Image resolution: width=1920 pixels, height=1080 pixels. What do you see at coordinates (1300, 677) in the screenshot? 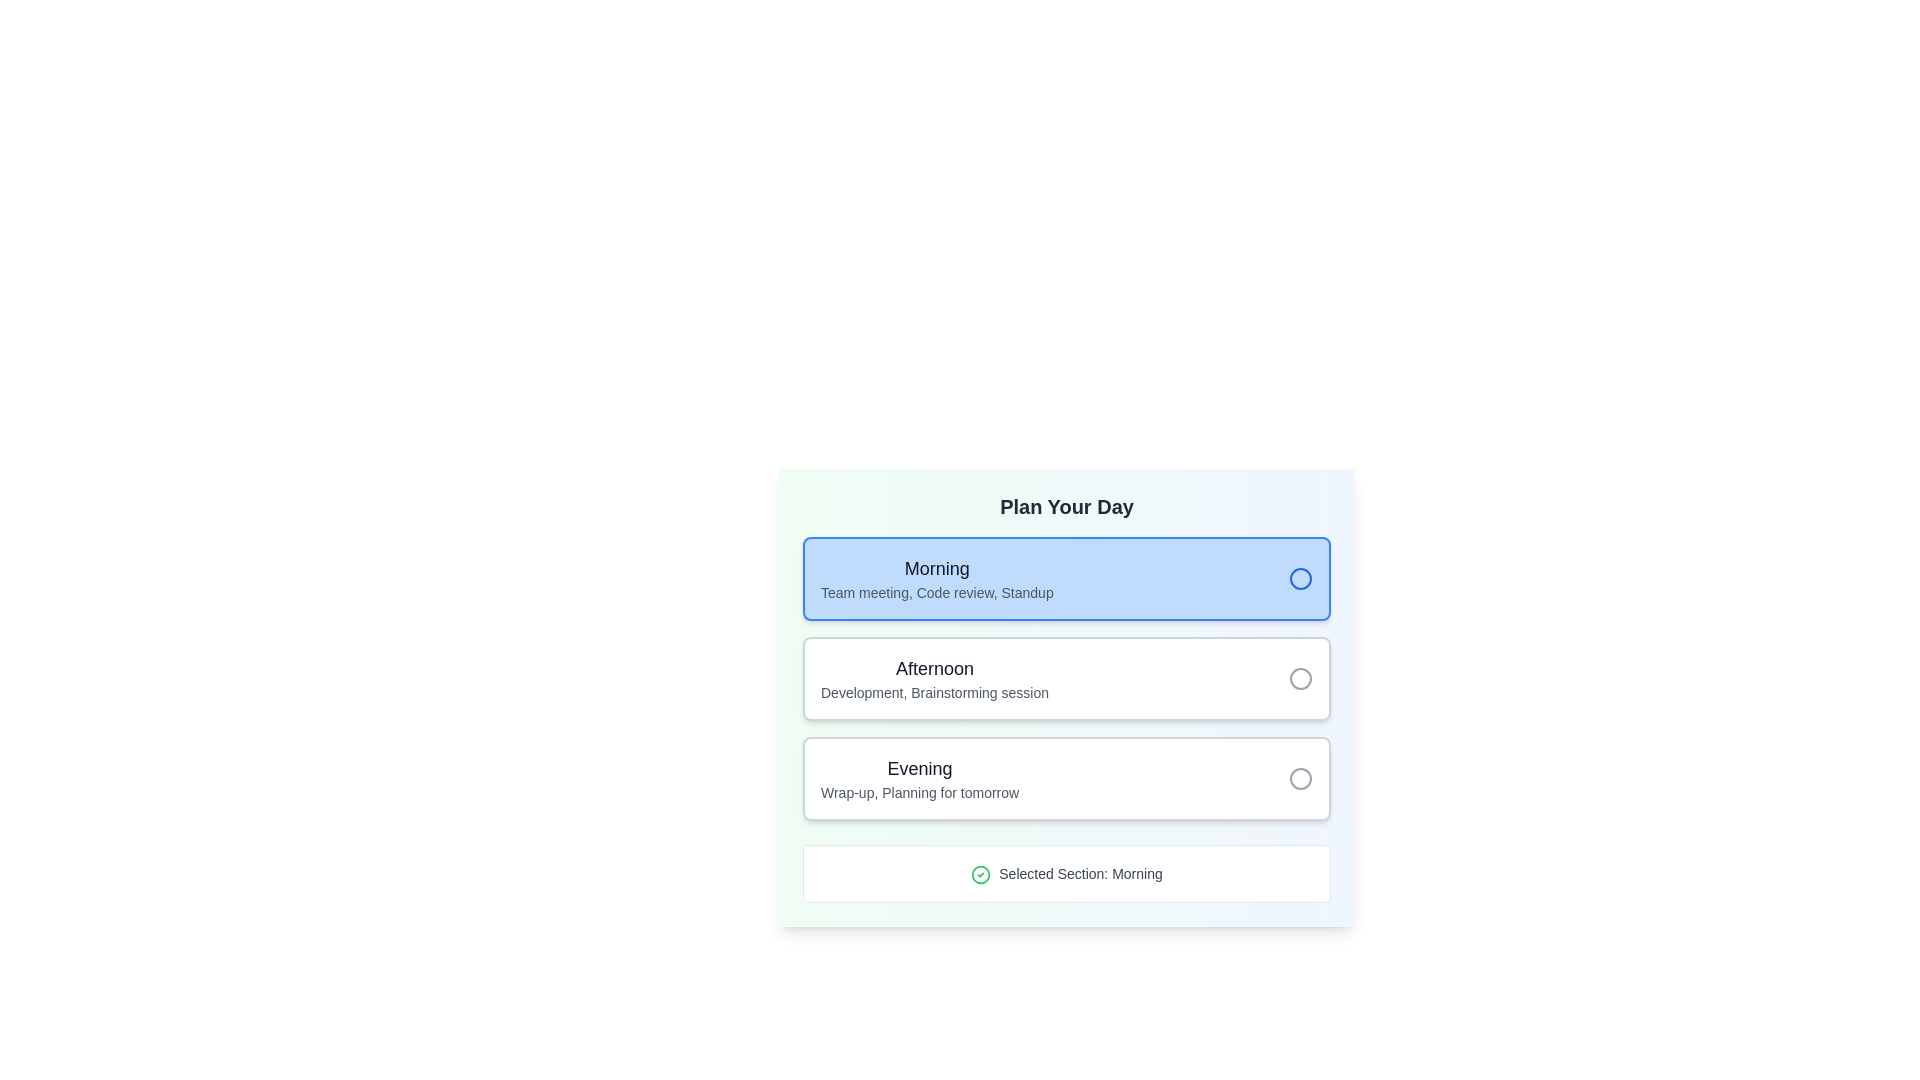
I see `the radio button in the rightmost position within the 'Afternoon' section` at bounding box center [1300, 677].